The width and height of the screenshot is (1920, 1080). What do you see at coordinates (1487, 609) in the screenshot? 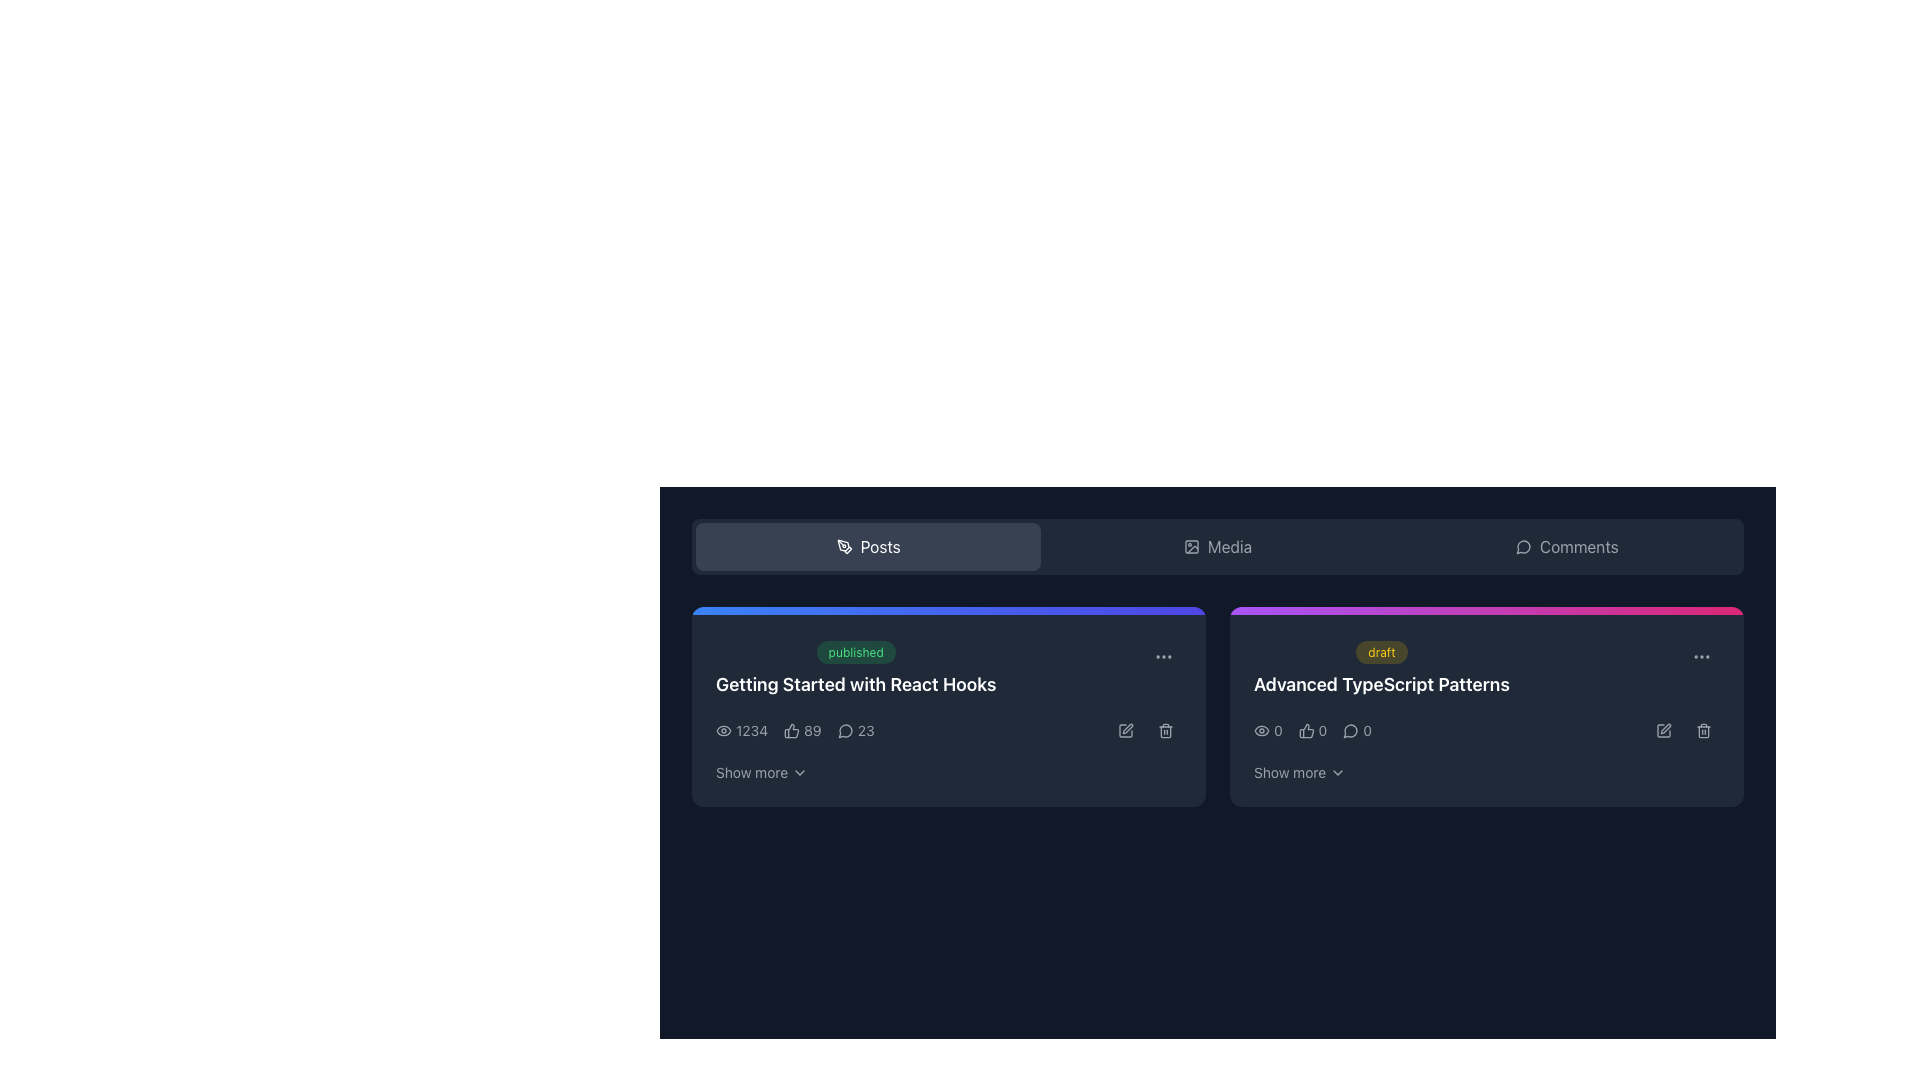
I see `the horizontal progress indicator located at the top edge of the 'Advanced TypeScript Patterns' card, which features a gradient color scheme transitioning from purple to pink` at bounding box center [1487, 609].